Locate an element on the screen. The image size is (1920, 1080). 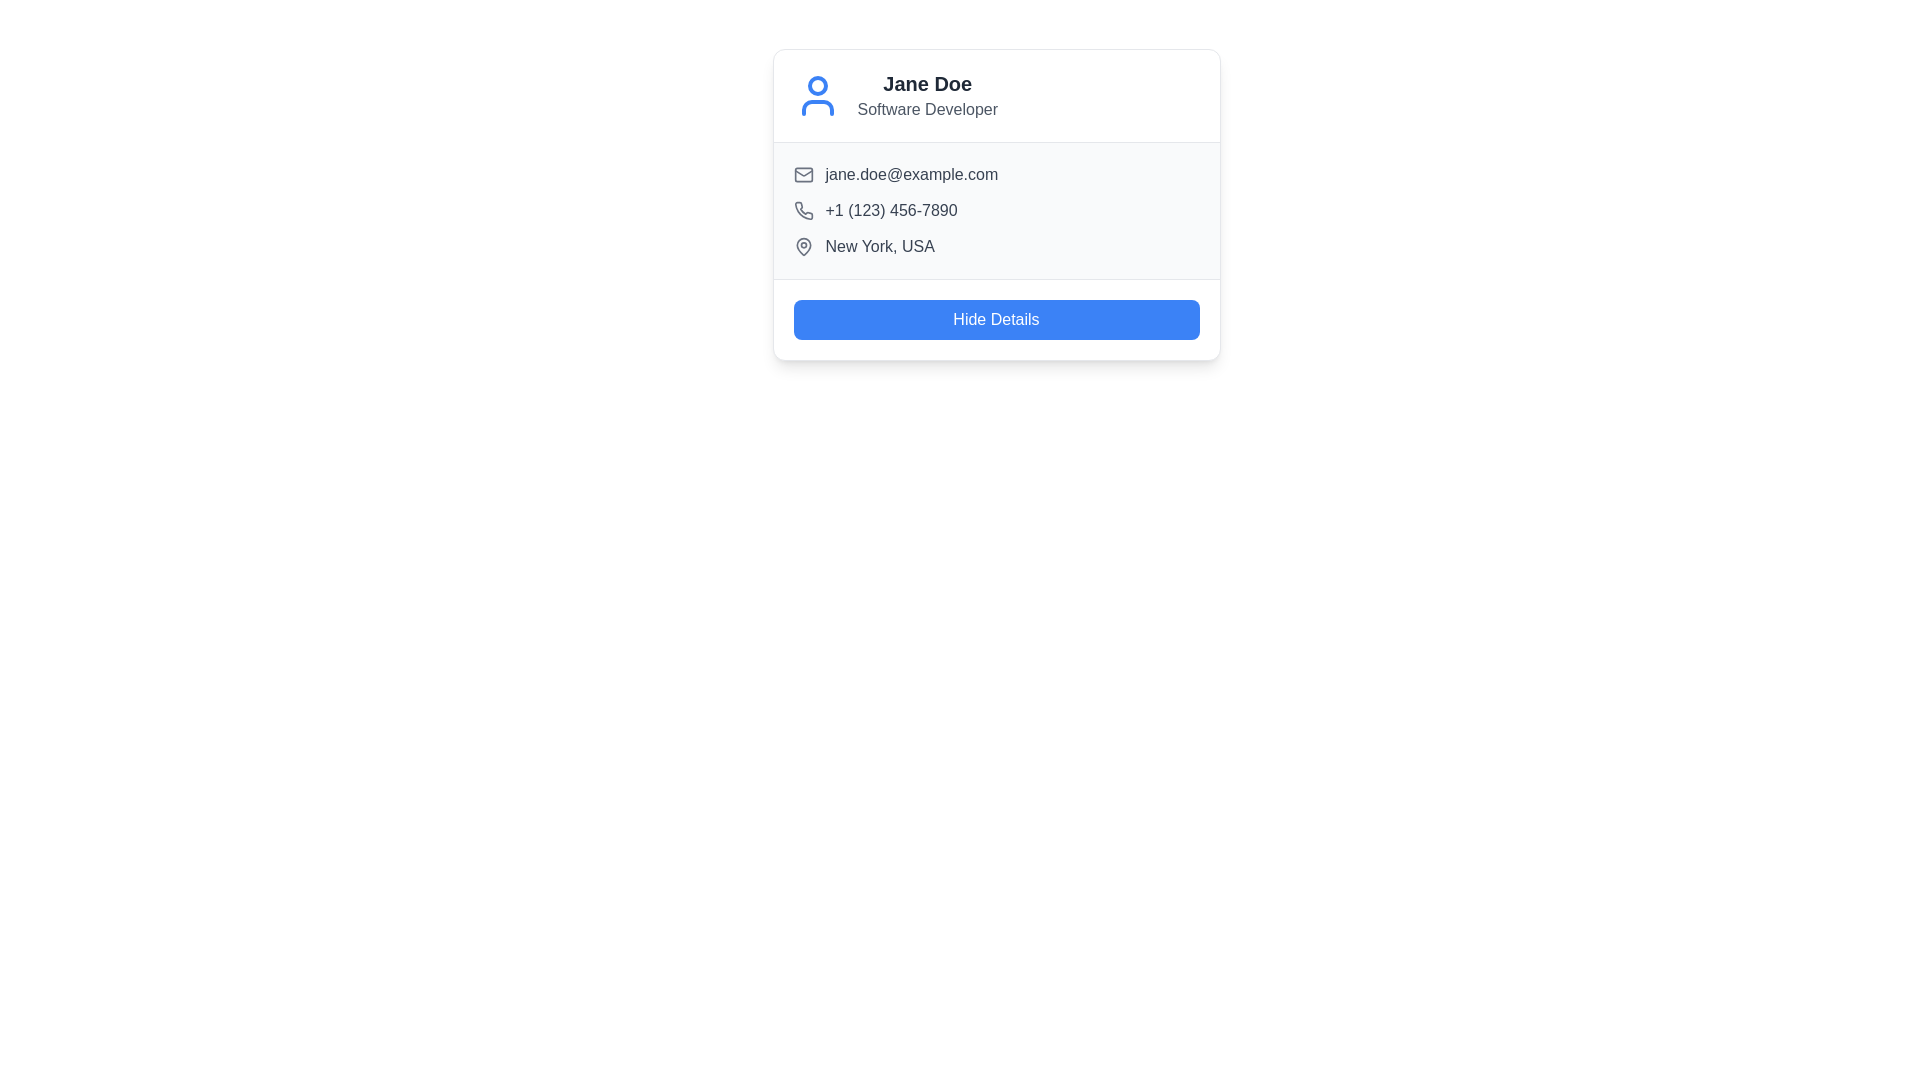
pin icon located in the middle-right section of the card component, which visually represents the user's address information, by performing a right-click action is located at coordinates (803, 245).